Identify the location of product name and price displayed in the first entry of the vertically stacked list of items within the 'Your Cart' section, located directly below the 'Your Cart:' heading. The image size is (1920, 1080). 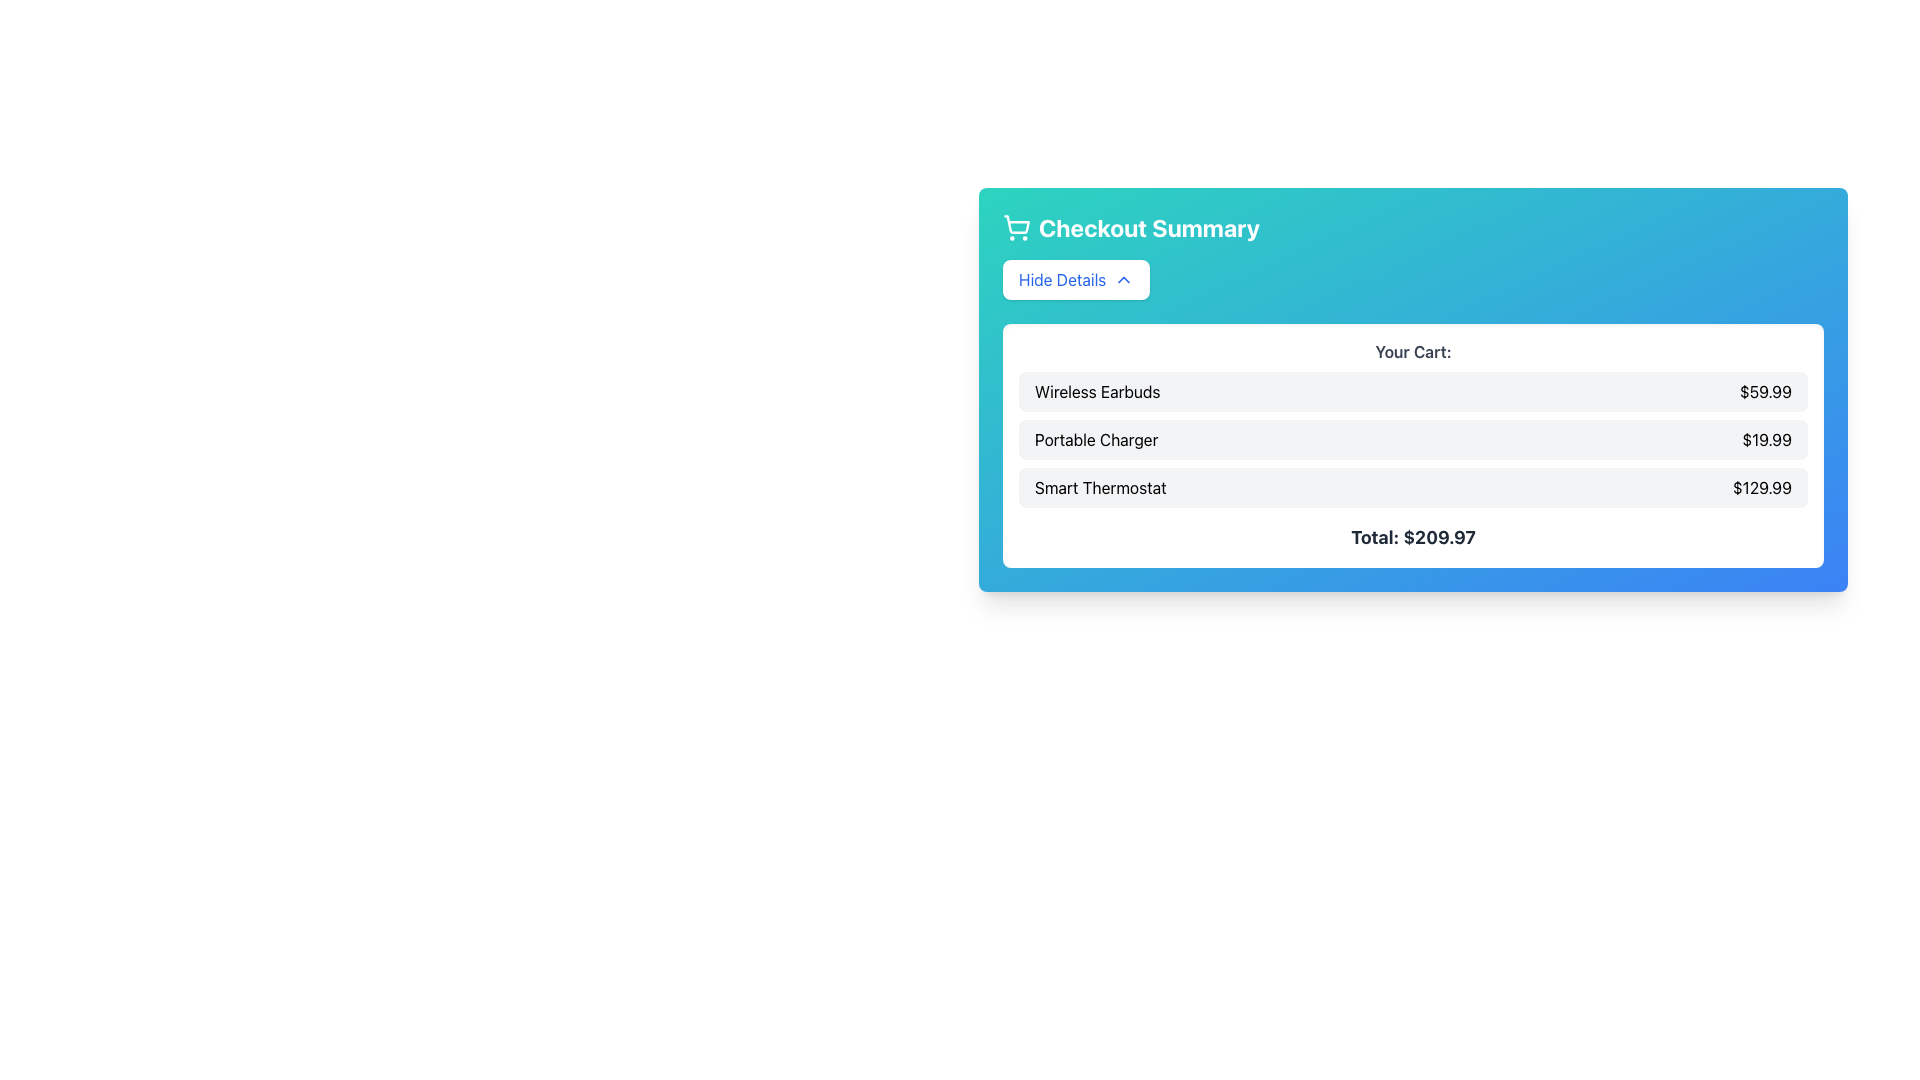
(1412, 392).